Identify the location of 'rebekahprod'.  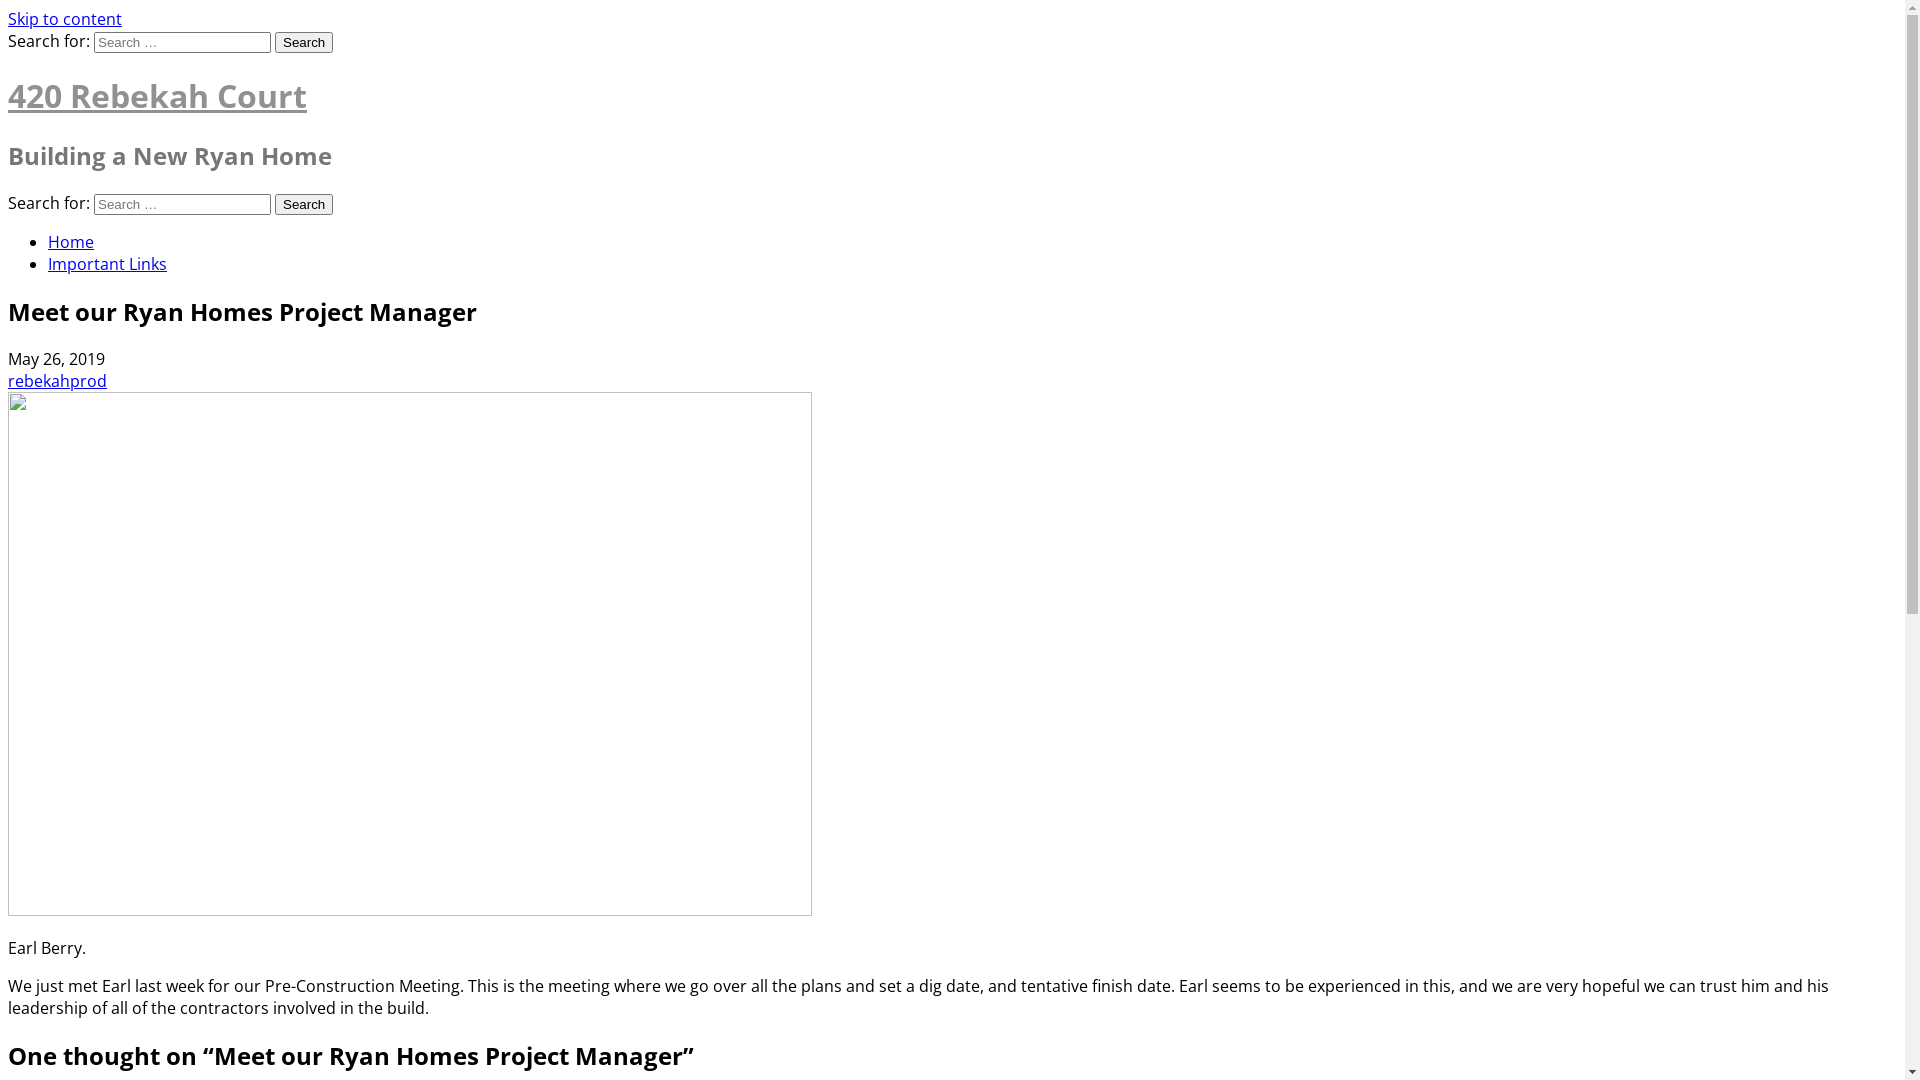
(57, 381).